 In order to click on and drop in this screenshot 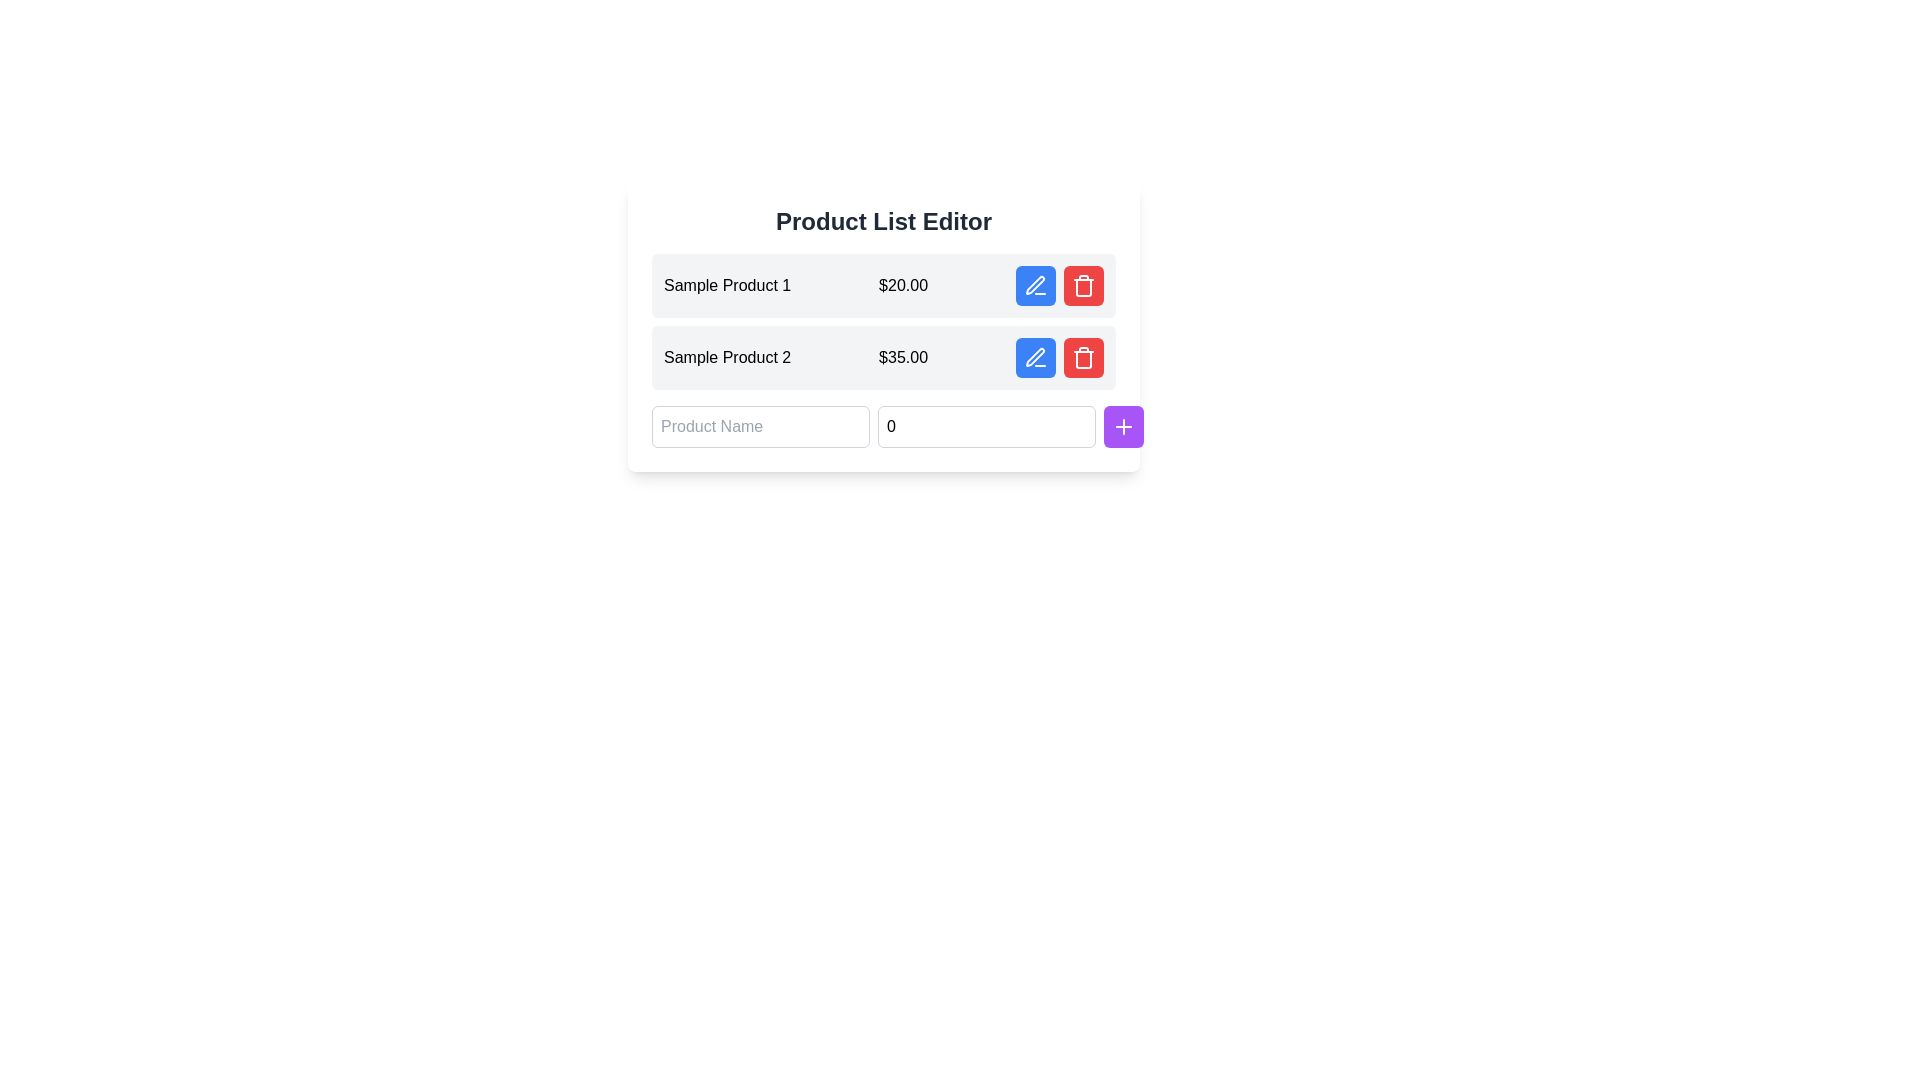, I will do `click(882, 320)`.